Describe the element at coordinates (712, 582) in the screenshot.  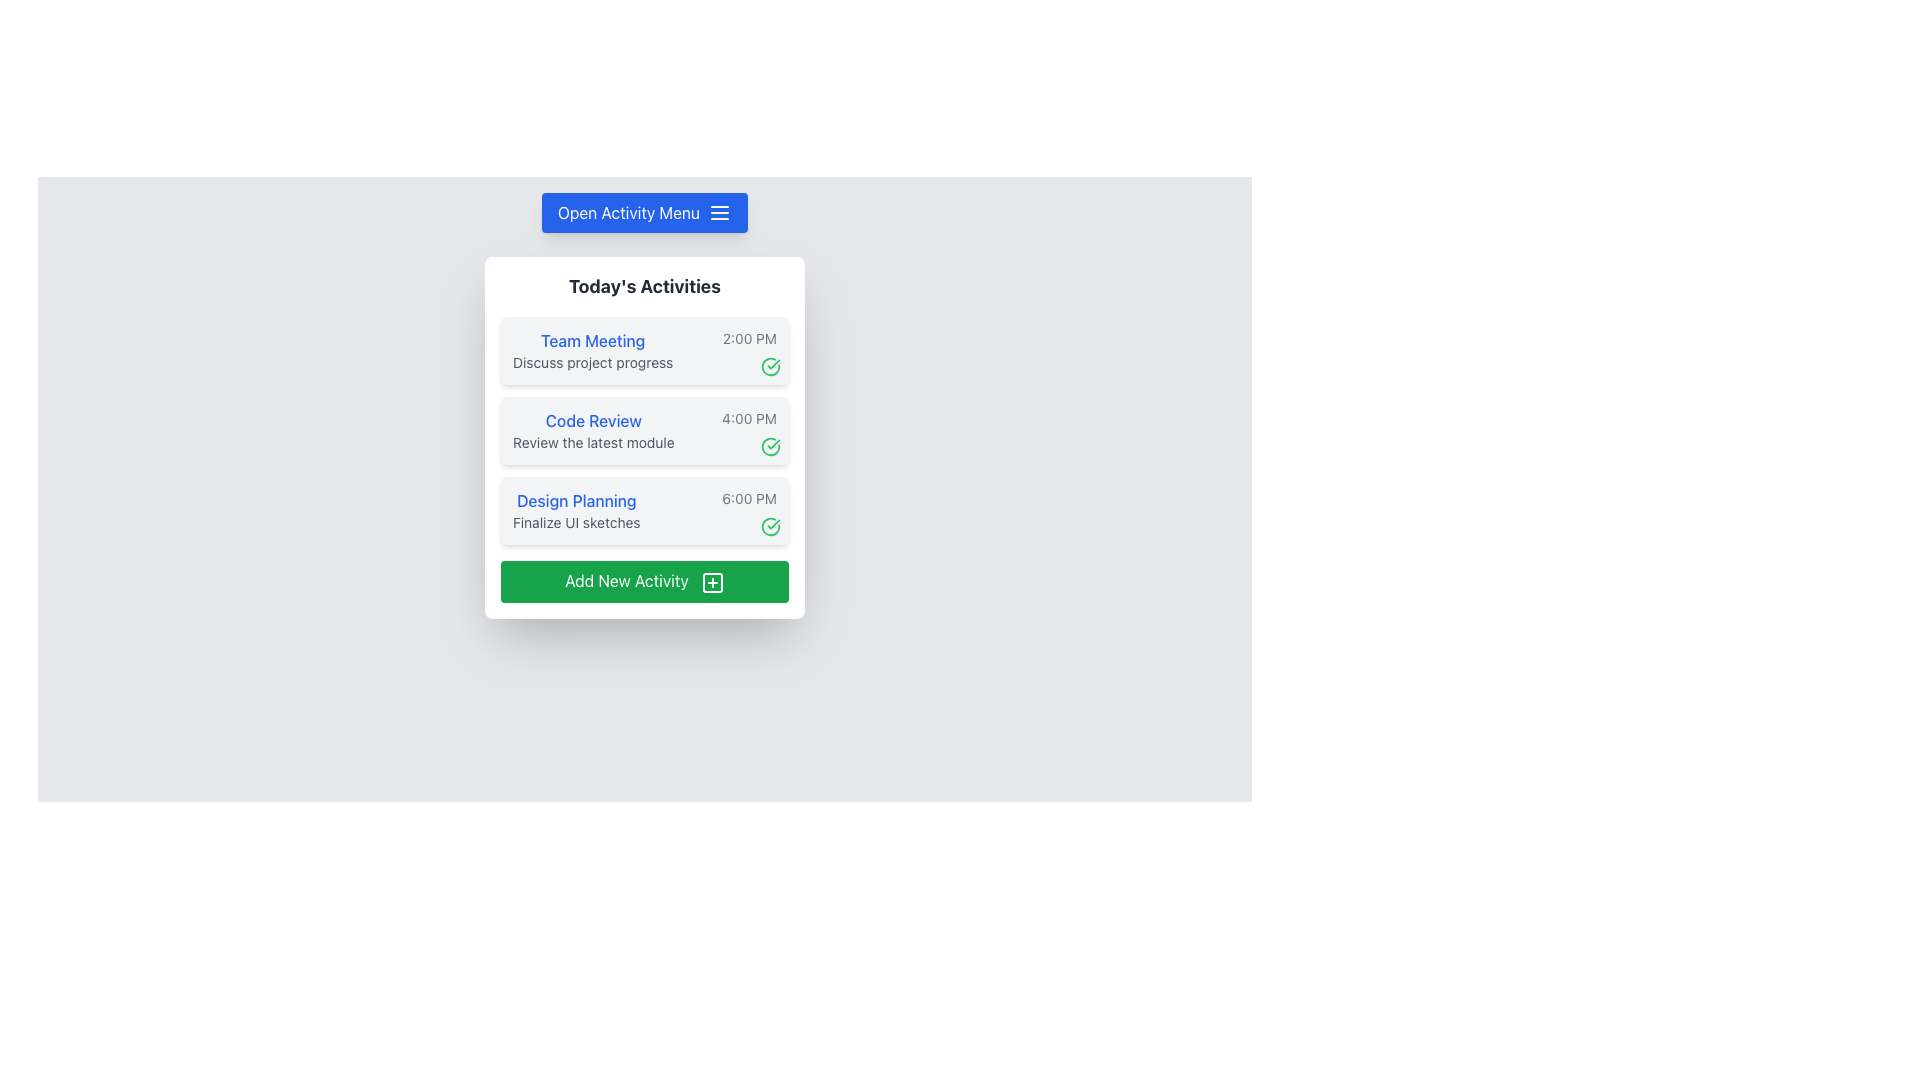
I see `the icon indicating the action to add a new activity, located on the right side of the 'Add New Activity' button at the bottom of the white card` at that location.